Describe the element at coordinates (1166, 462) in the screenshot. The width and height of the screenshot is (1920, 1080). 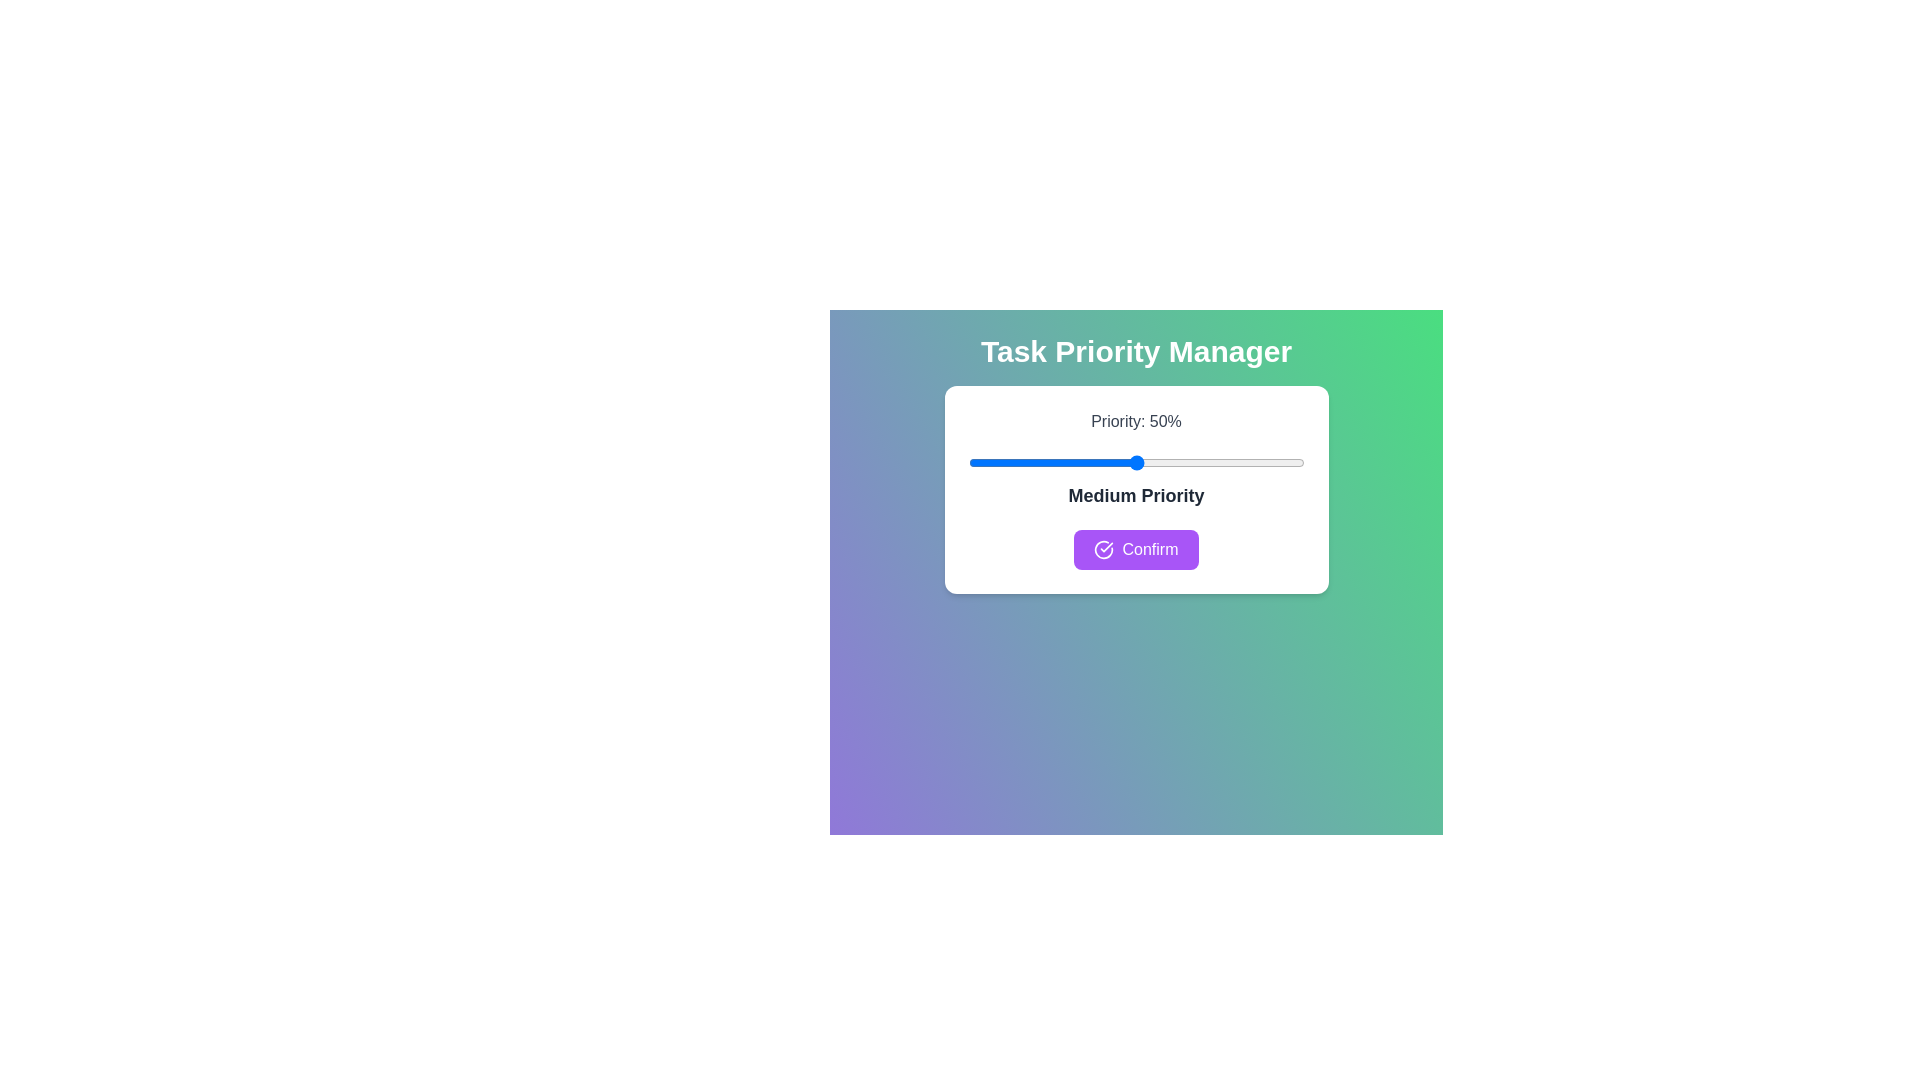
I see `the slider to set the priority to 59%` at that location.